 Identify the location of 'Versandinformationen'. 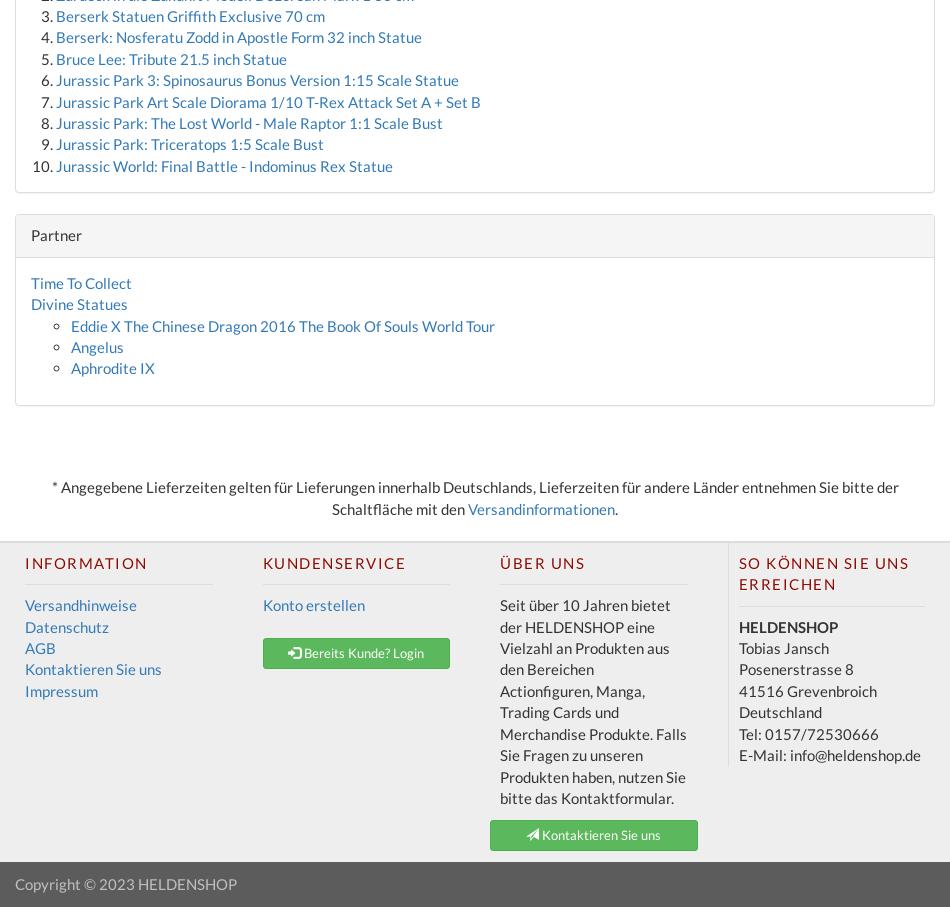
(541, 507).